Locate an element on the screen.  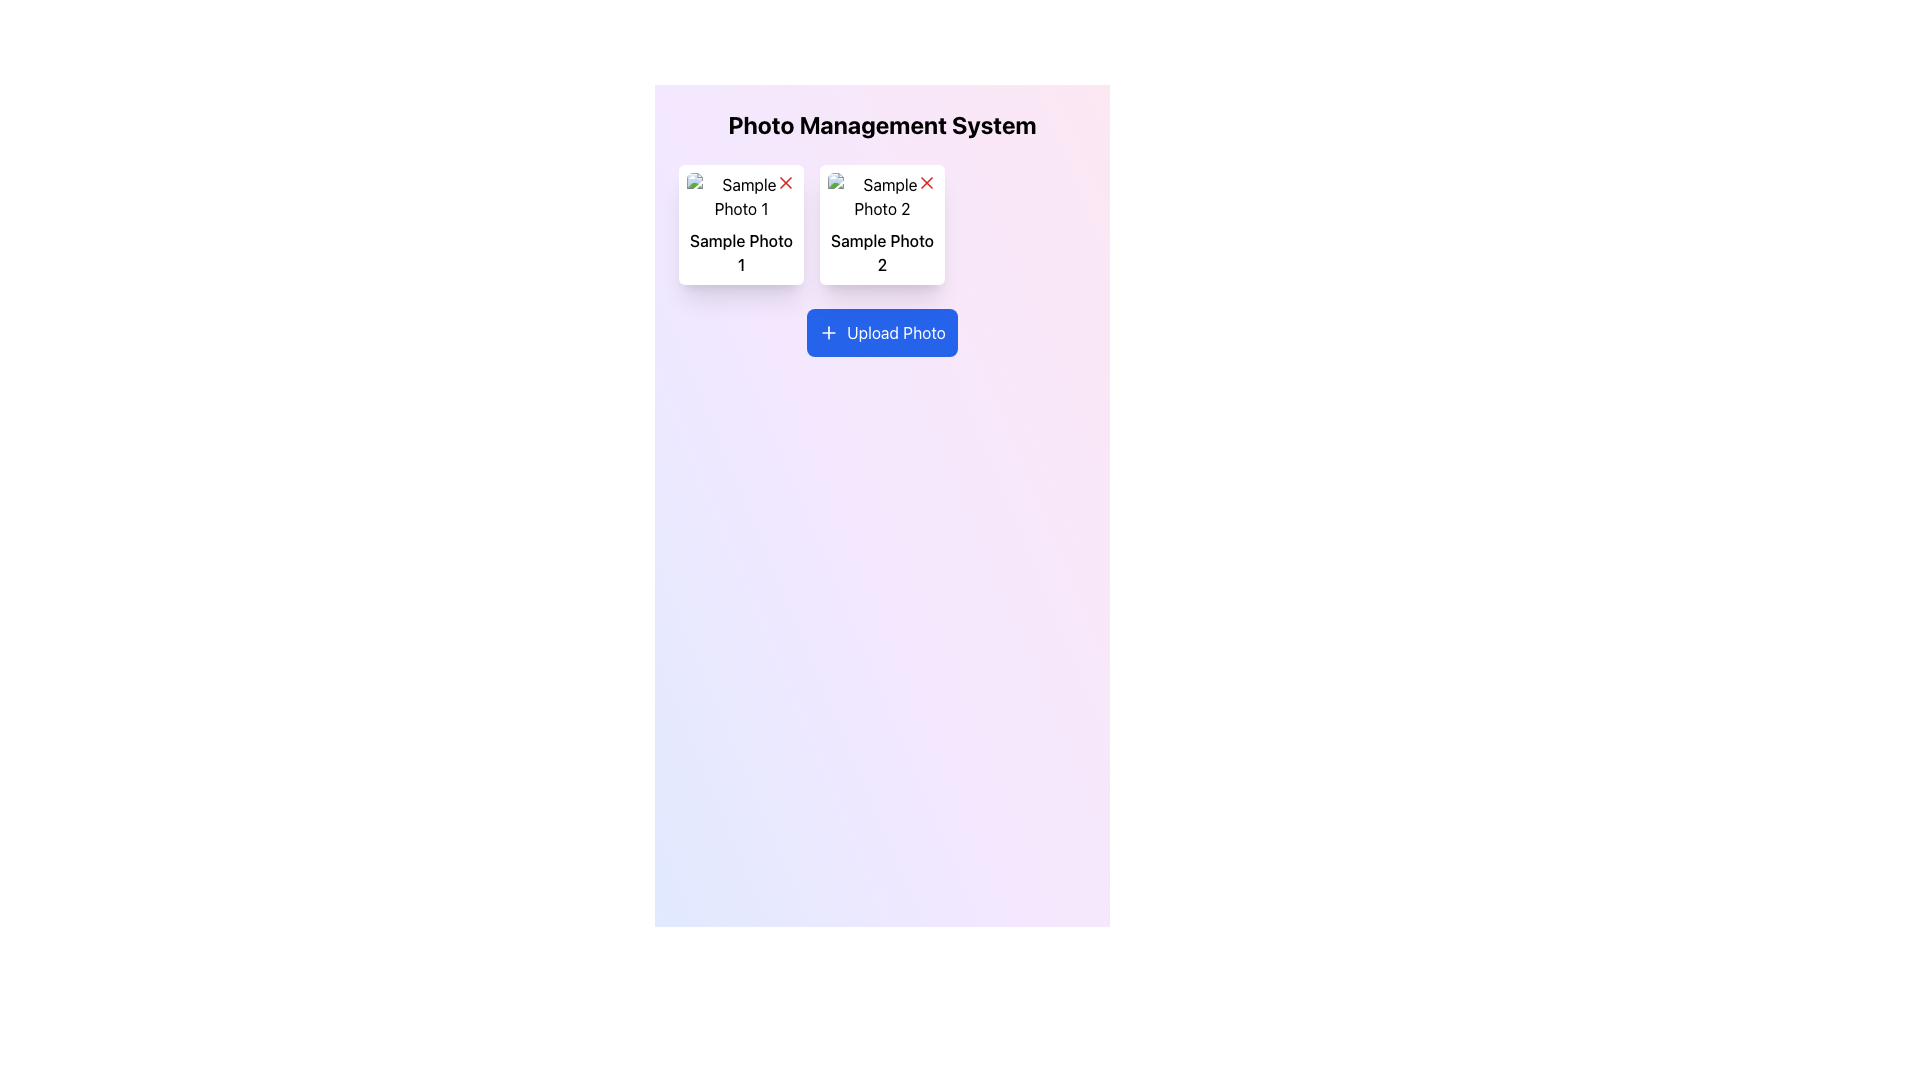
the placeholder image with class 'rounded-md' and alt text 'Sample Photo 1' located at the top-left corner of the card structure is located at coordinates (740, 196).